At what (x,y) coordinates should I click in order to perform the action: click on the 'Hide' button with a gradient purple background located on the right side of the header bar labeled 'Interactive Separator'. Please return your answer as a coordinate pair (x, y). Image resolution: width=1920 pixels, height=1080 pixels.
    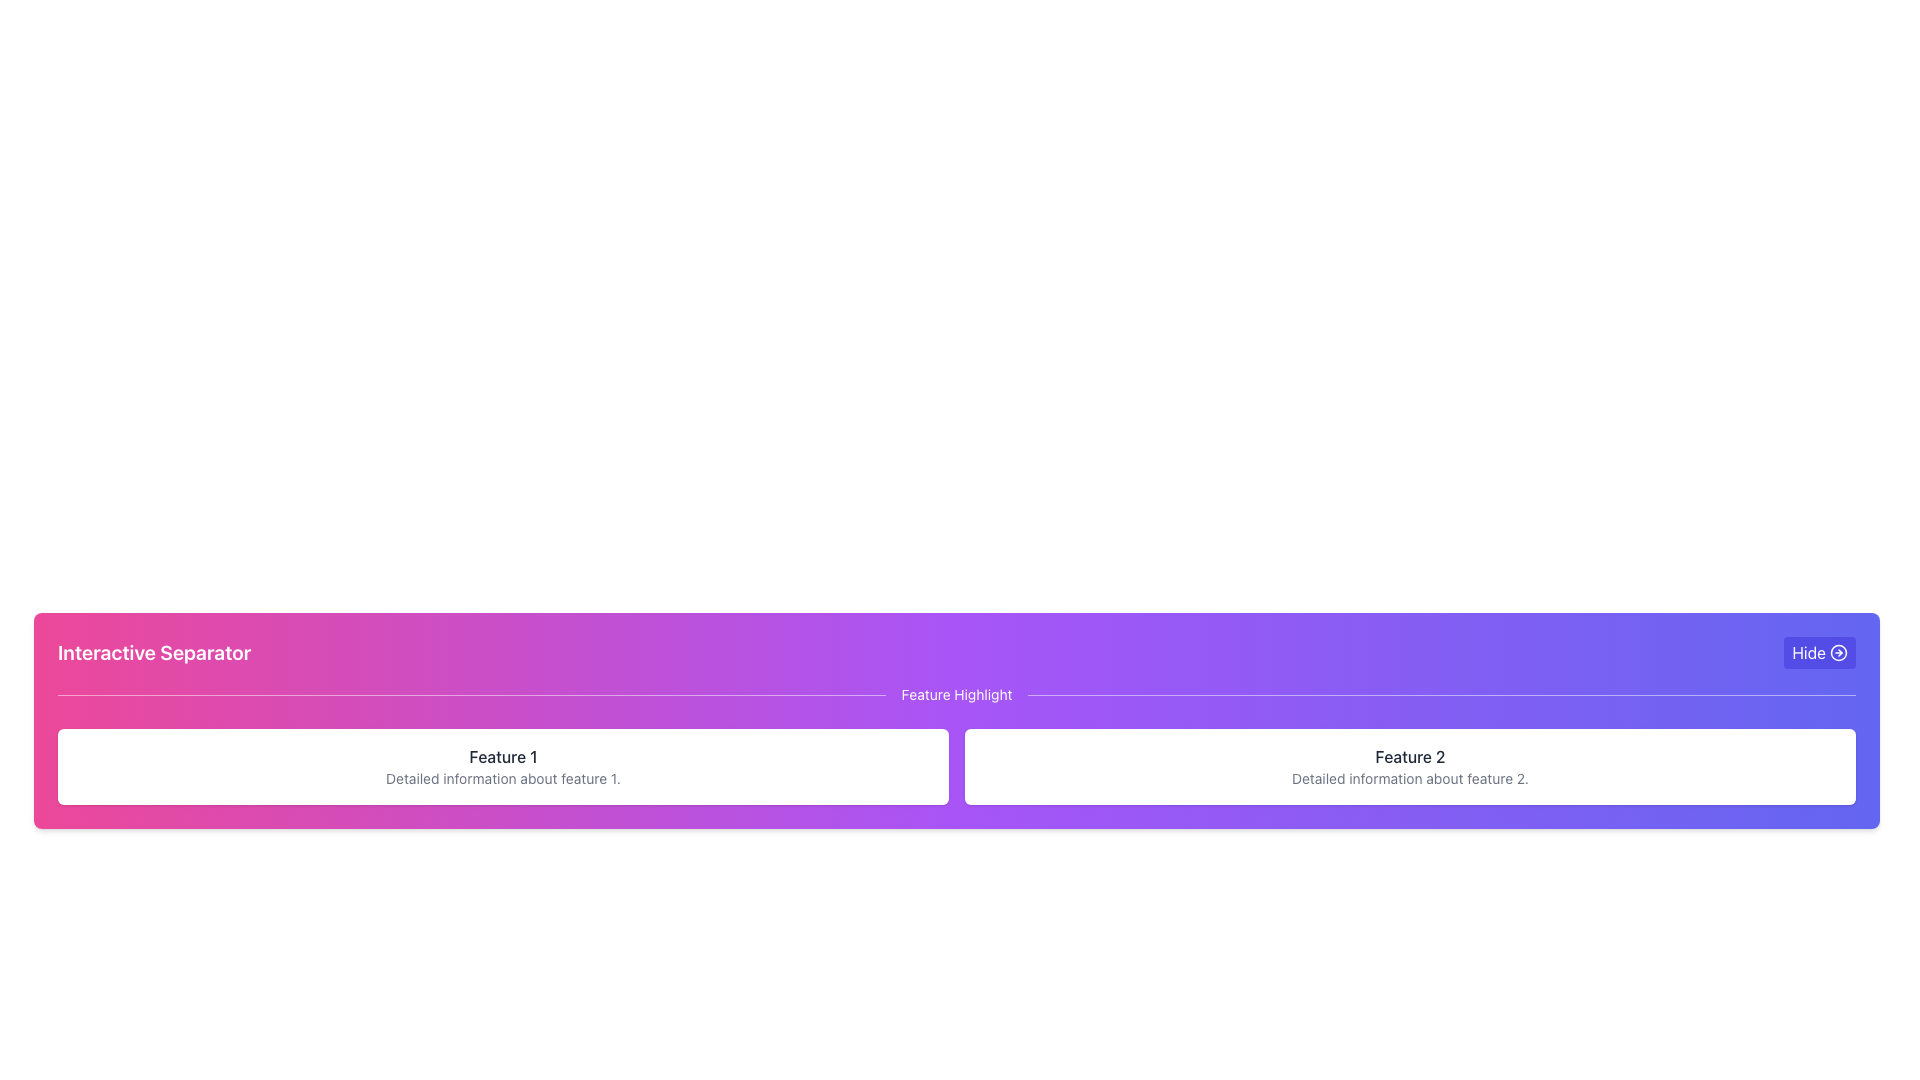
    Looking at the image, I should click on (1820, 652).